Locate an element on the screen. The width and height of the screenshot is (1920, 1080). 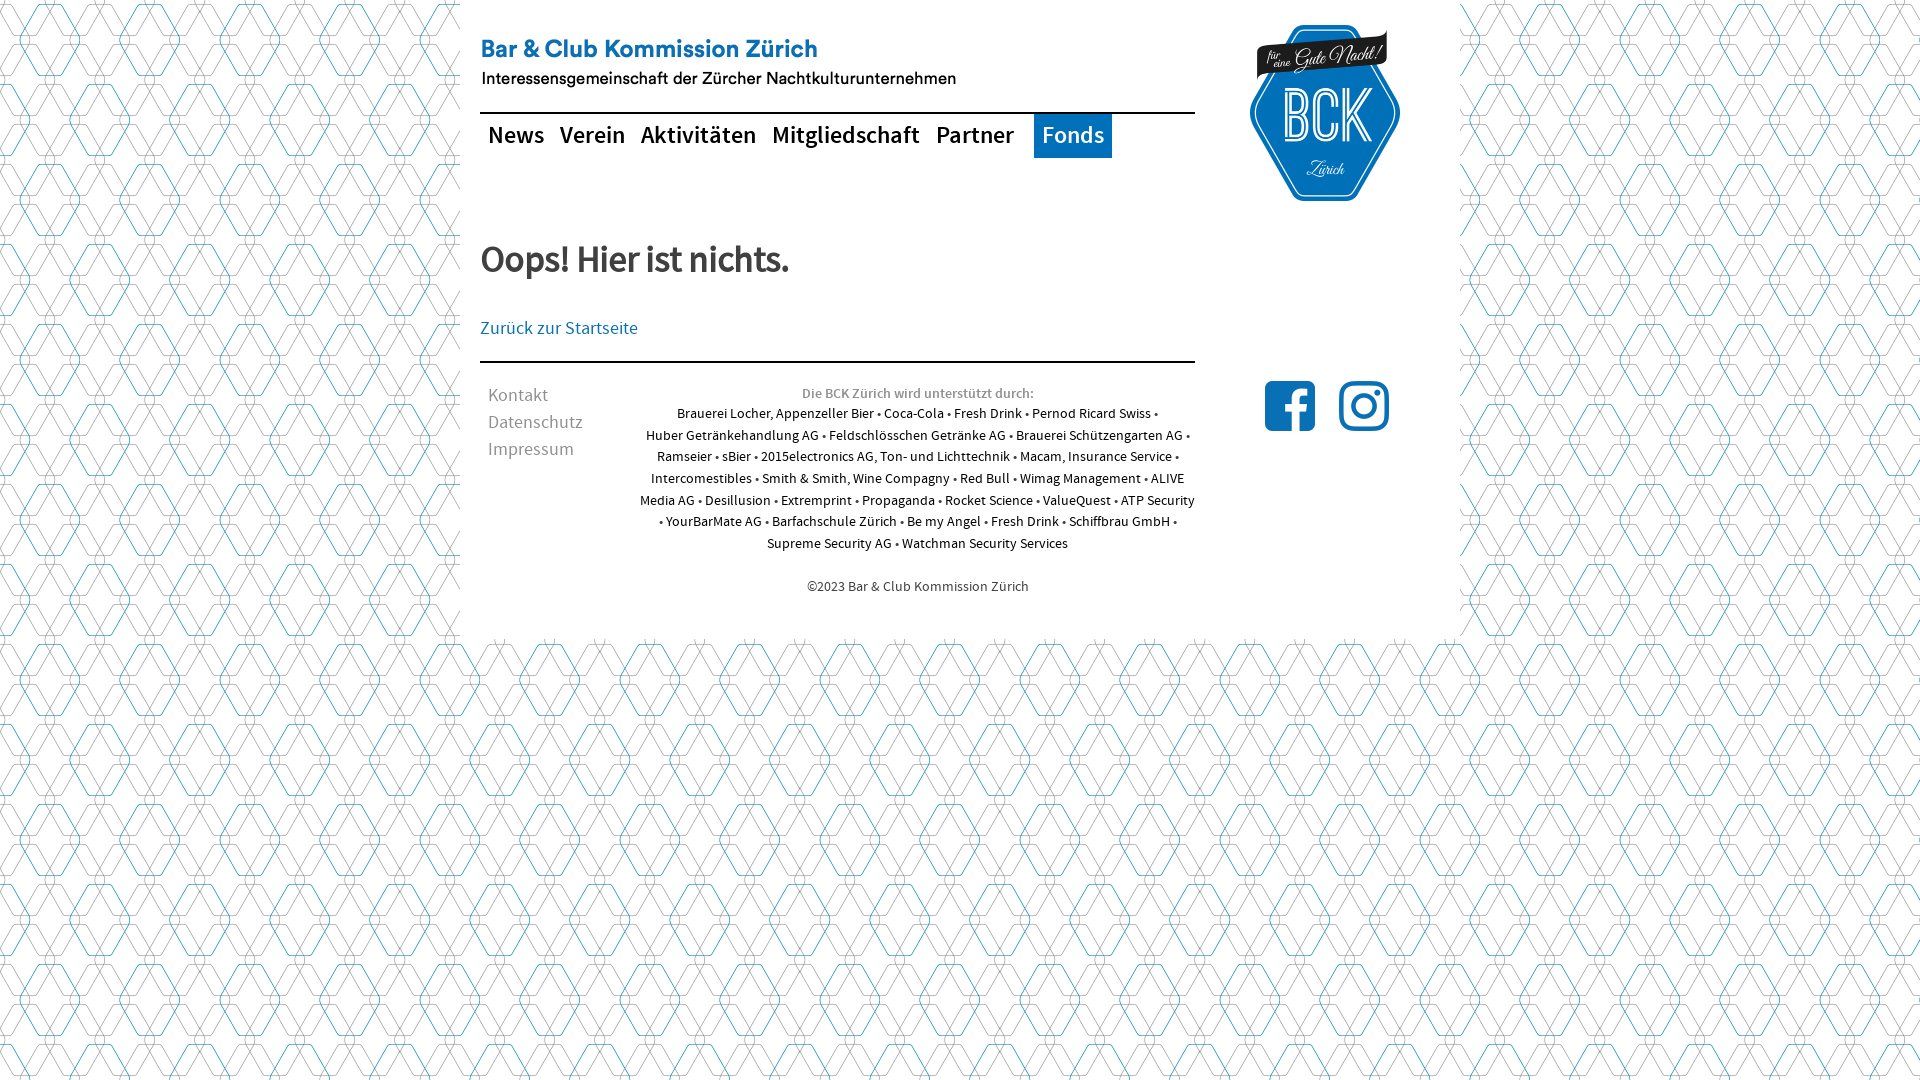
'Fresh Drink' is located at coordinates (1023, 520).